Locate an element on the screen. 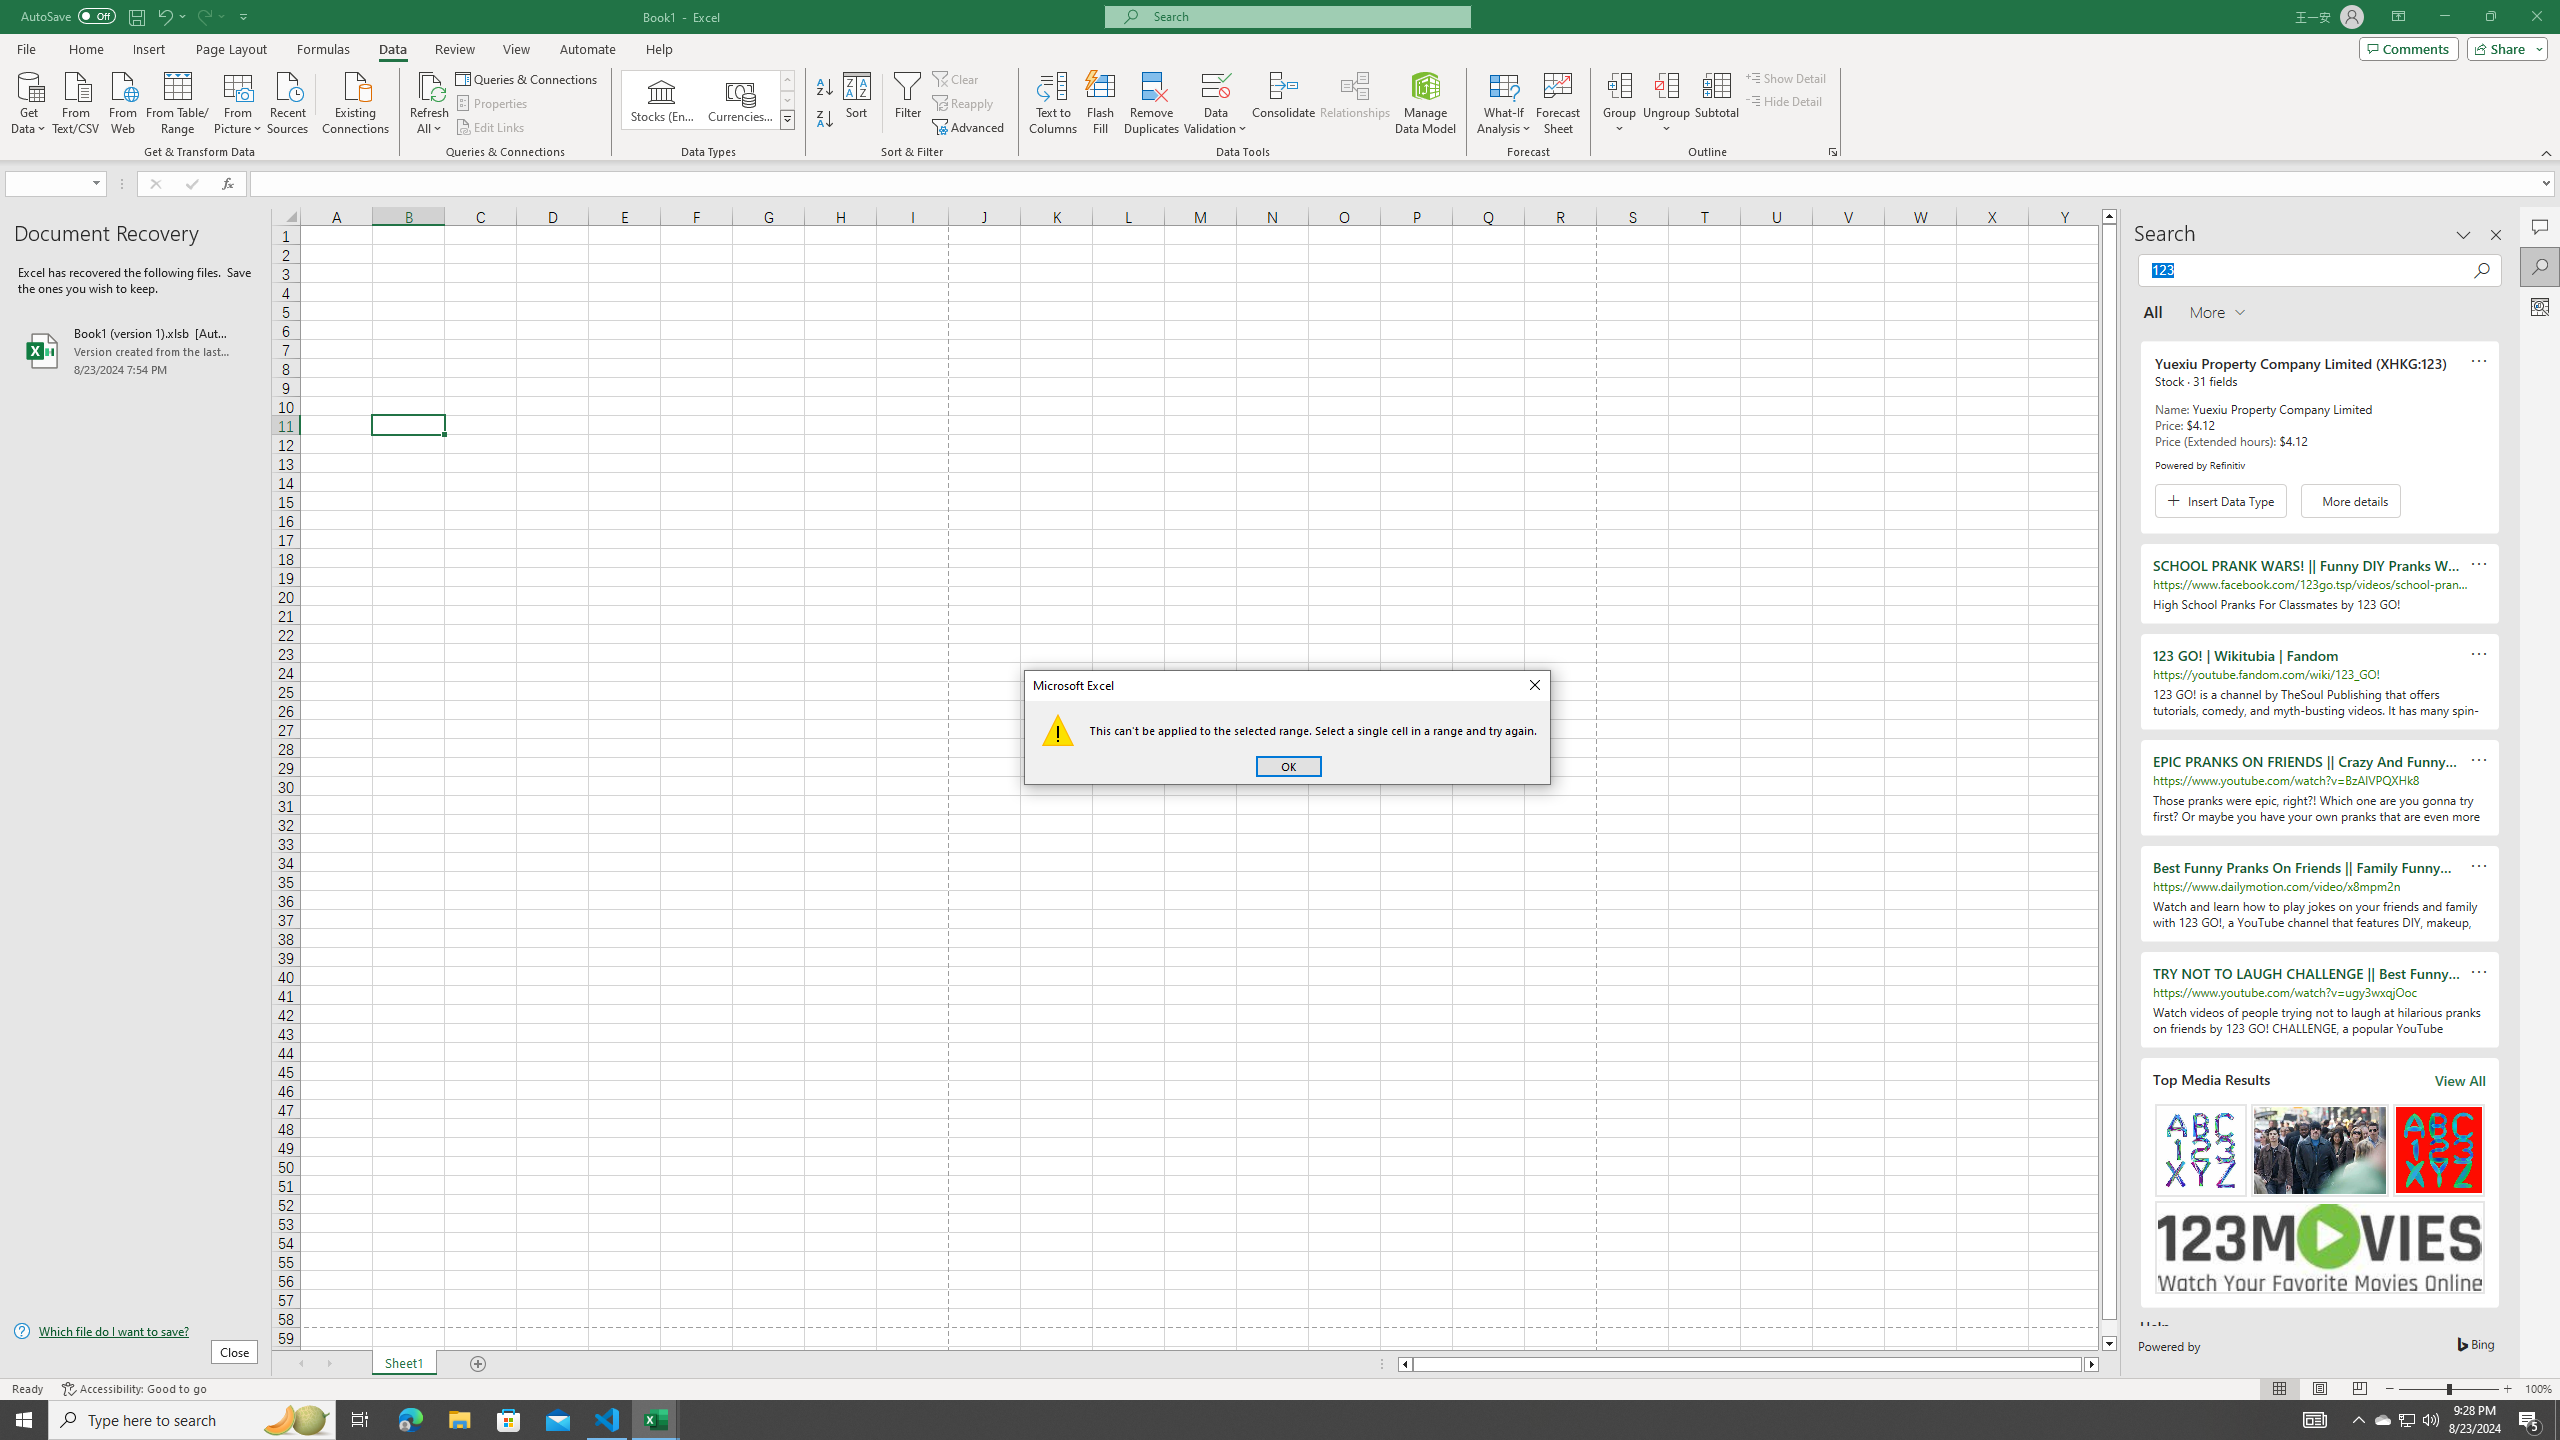 The image size is (2560, 1440). 'Accessibility Checker Accessibility: Good to go' is located at coordinates (134, 1389).